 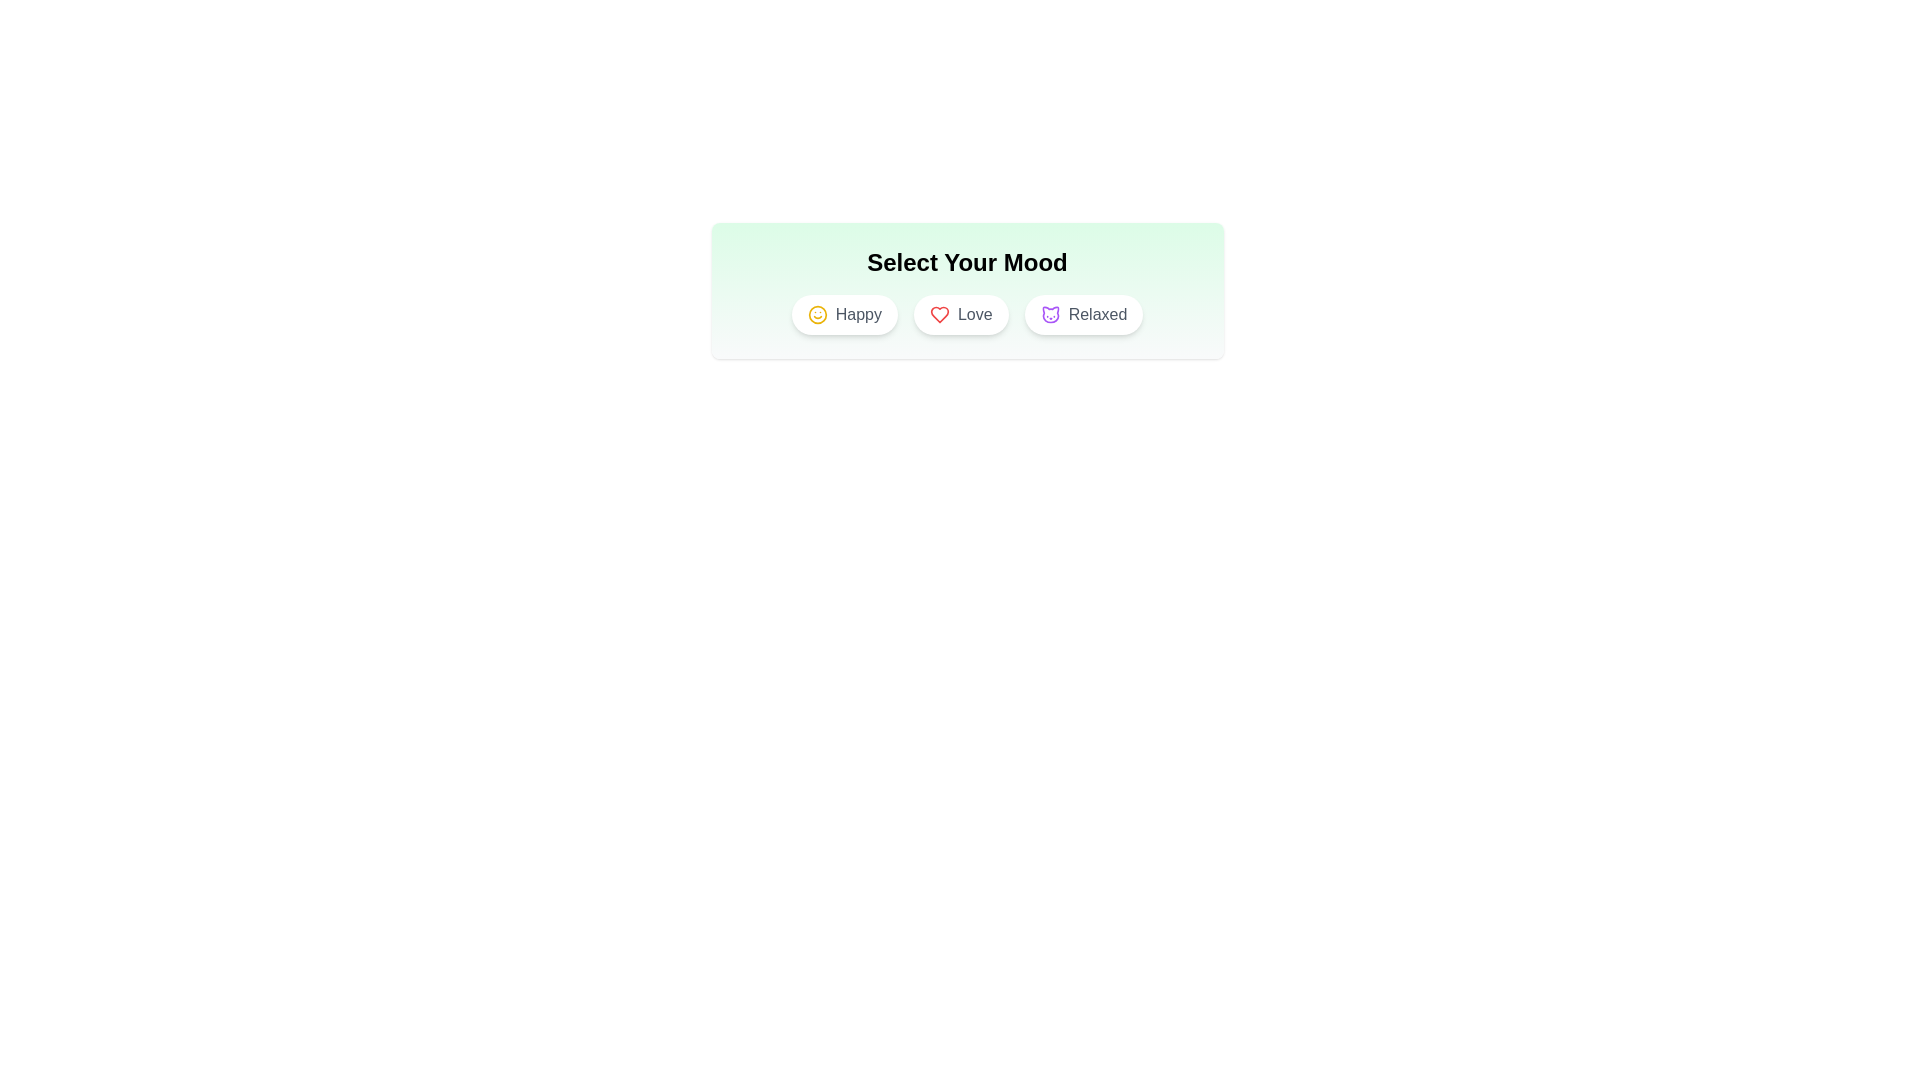 What do you see at coordinates (961, 315) in the screenshot?
I see `the 'Love' mood option to toggle its state` at bounding box center [961, 315].